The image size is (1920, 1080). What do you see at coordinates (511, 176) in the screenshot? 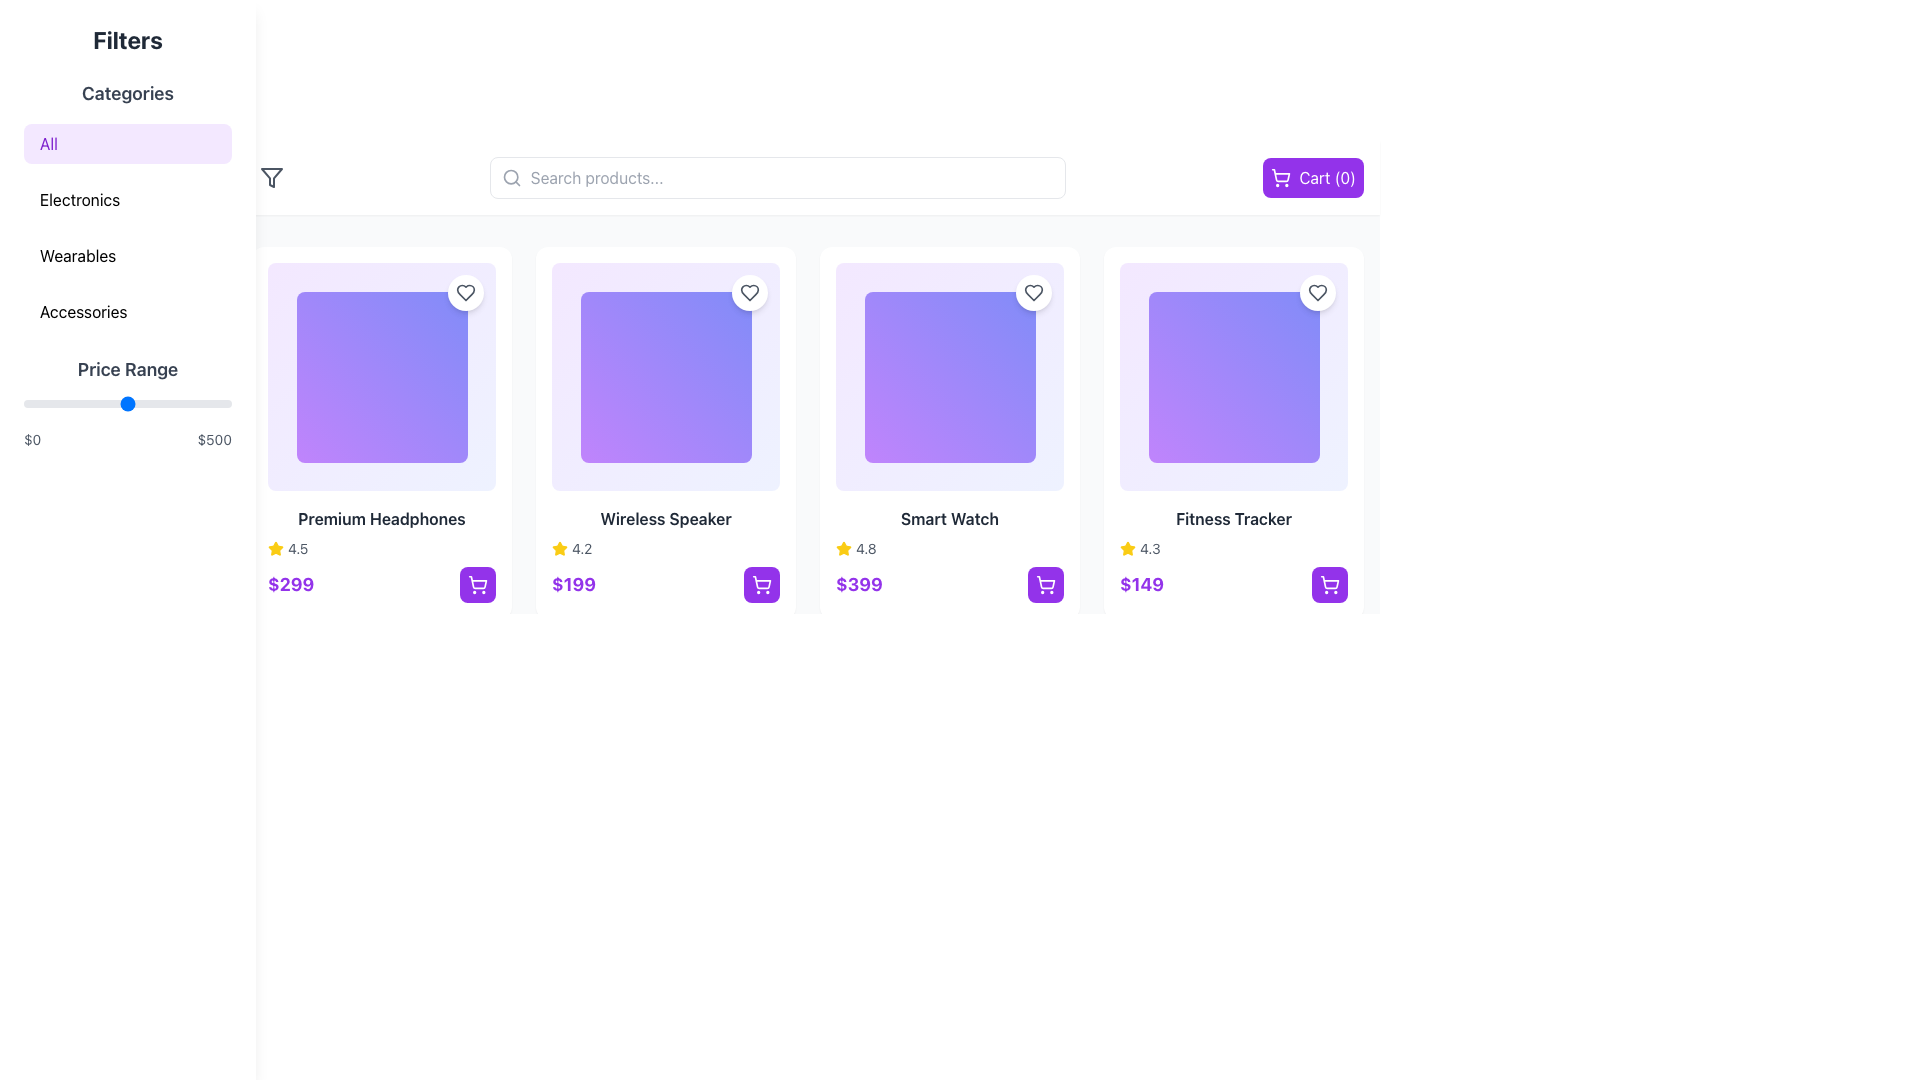
I see `the small circular magnifying glass icon with a gray outline located on the left side of the search bar in the top horizontal toolbar` at bounding box center [511, 176].